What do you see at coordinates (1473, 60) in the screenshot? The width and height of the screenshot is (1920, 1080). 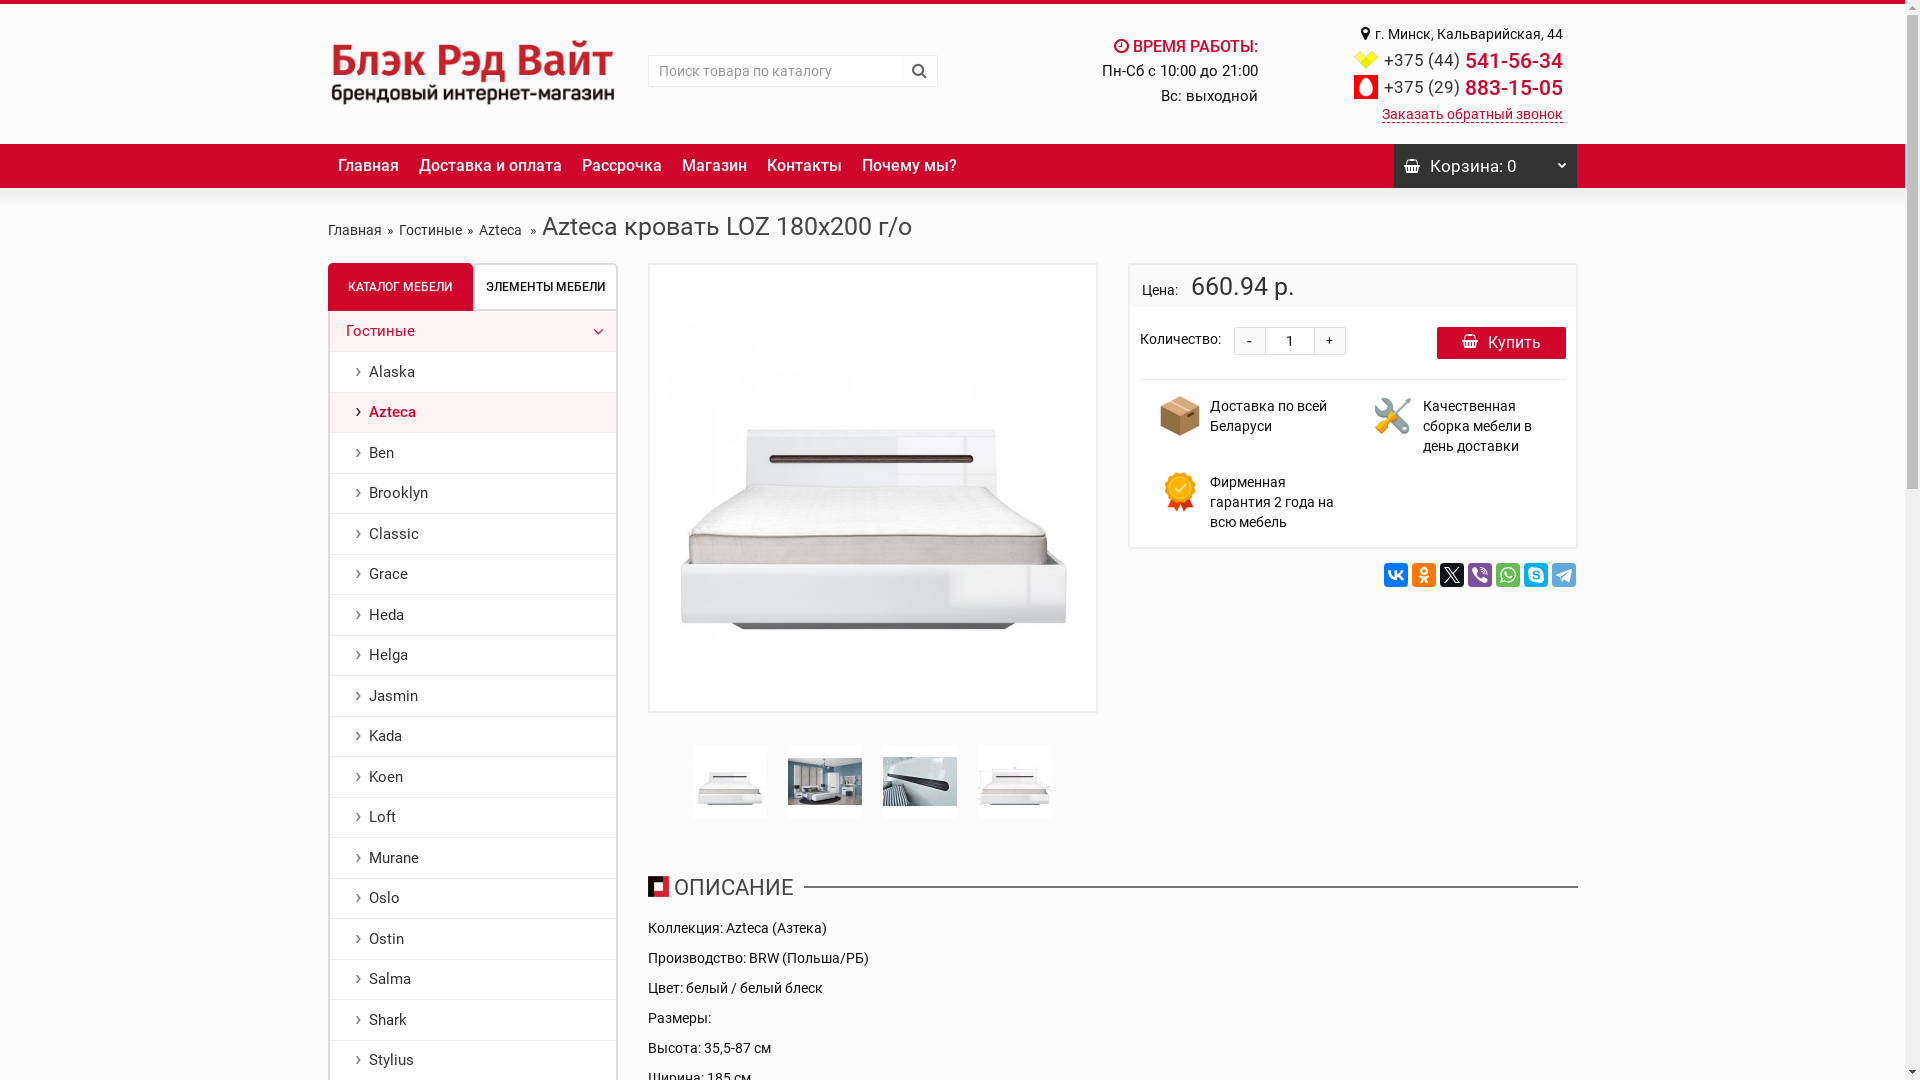 I see `'+375 (44) 541-56-34'` at bounding box center [1473, 60].